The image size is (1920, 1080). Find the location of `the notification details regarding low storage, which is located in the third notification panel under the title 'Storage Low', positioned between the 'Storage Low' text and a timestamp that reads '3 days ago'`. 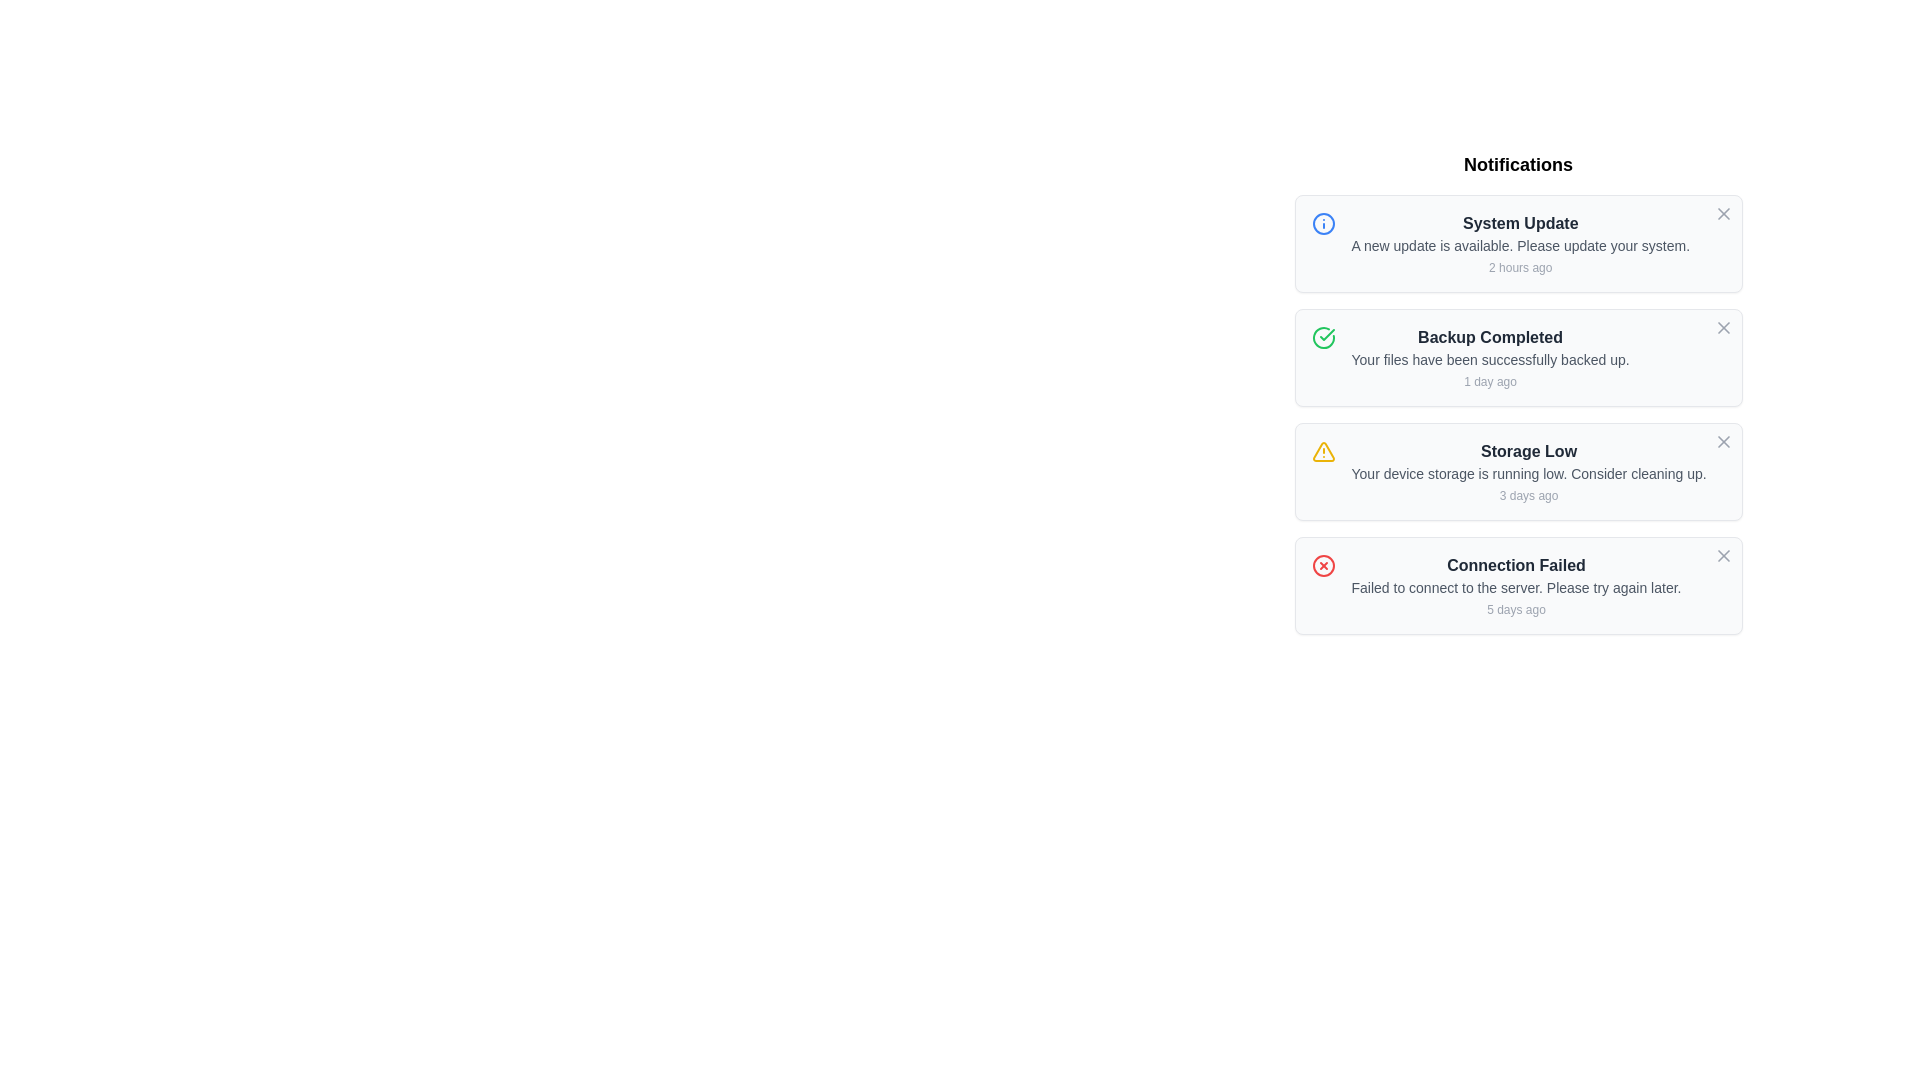

the notification details regarding low storage, which is located in the third notification panel under the title 'Storage Low', positioned between the 'Storage Low' text and a timestamp that reads '3 days ago' is located at coordinates (1528, 474).